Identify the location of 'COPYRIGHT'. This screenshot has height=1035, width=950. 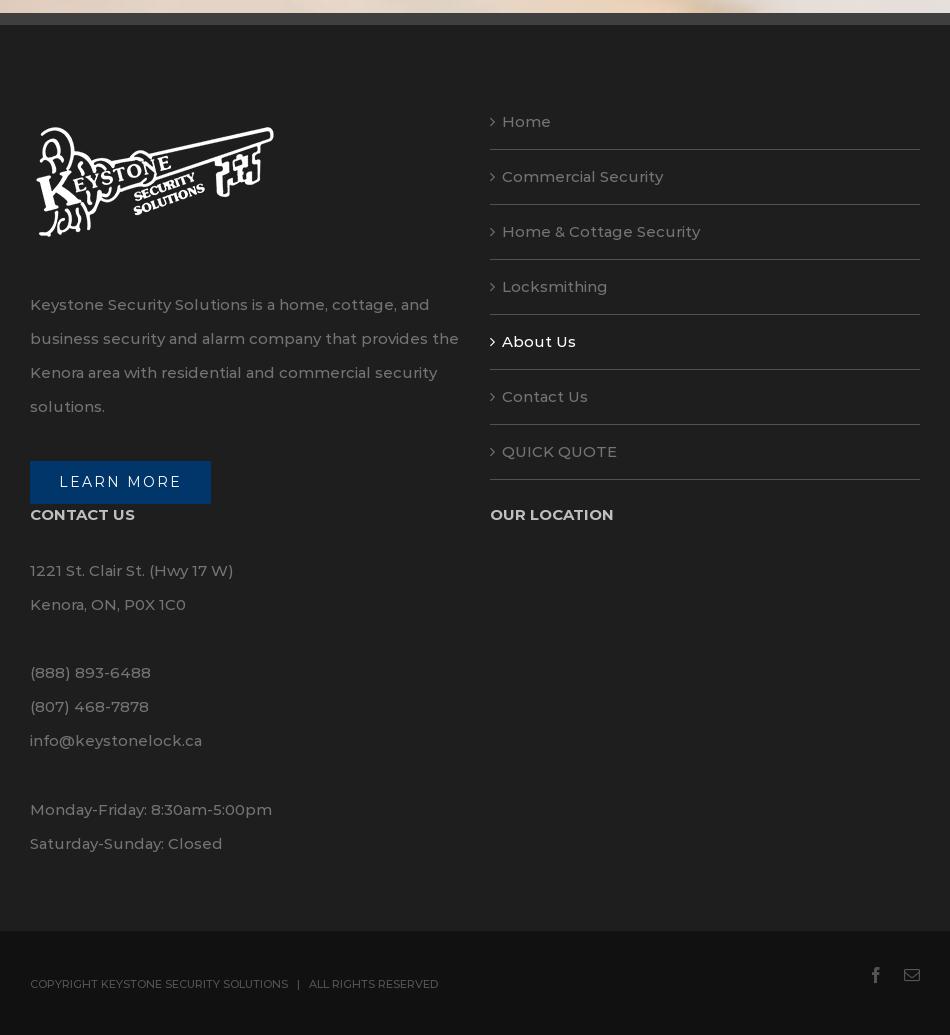
(65, 982).